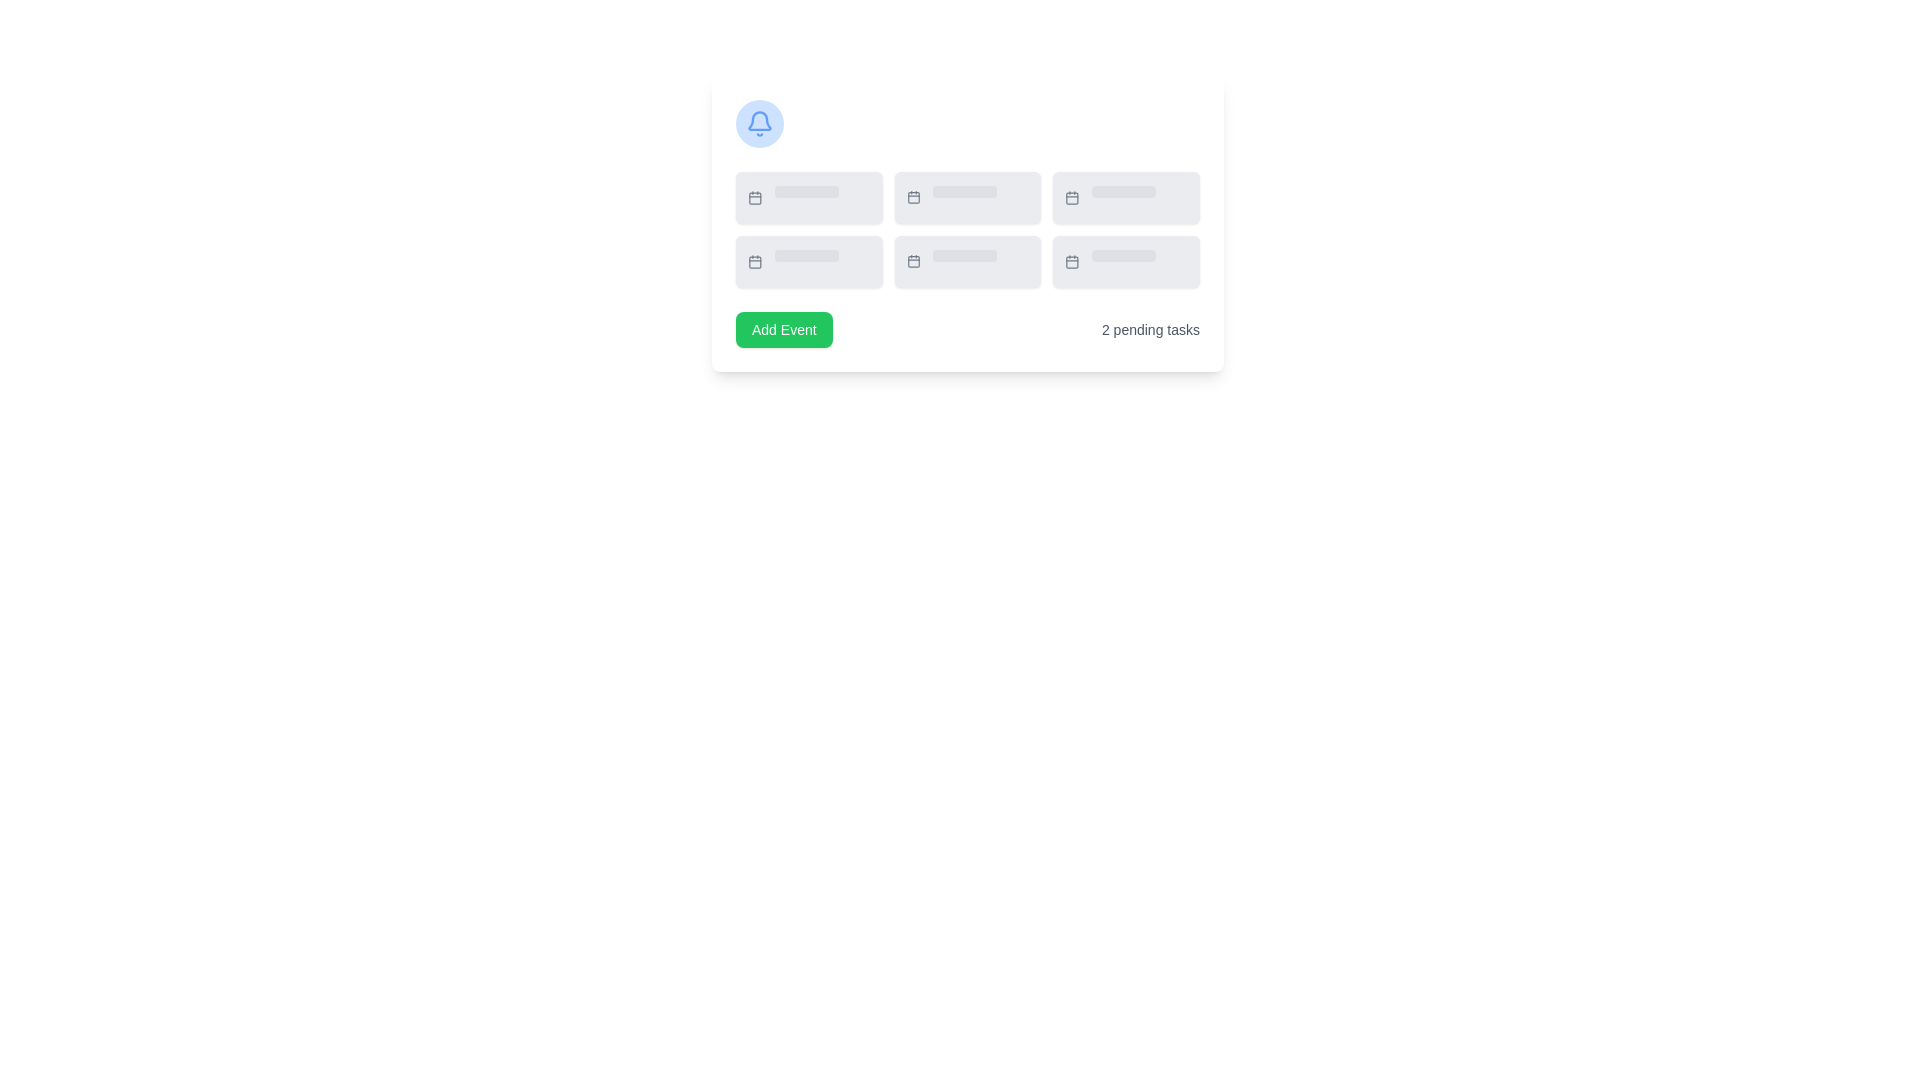 Image resolution: width=1920 pixels, height=1080 pixels. I want to click on the thin, rectangular placeholder loader with rounded corners, filled with light gray color, located in the second row of items in a grid-like structure, so click(822, 205).